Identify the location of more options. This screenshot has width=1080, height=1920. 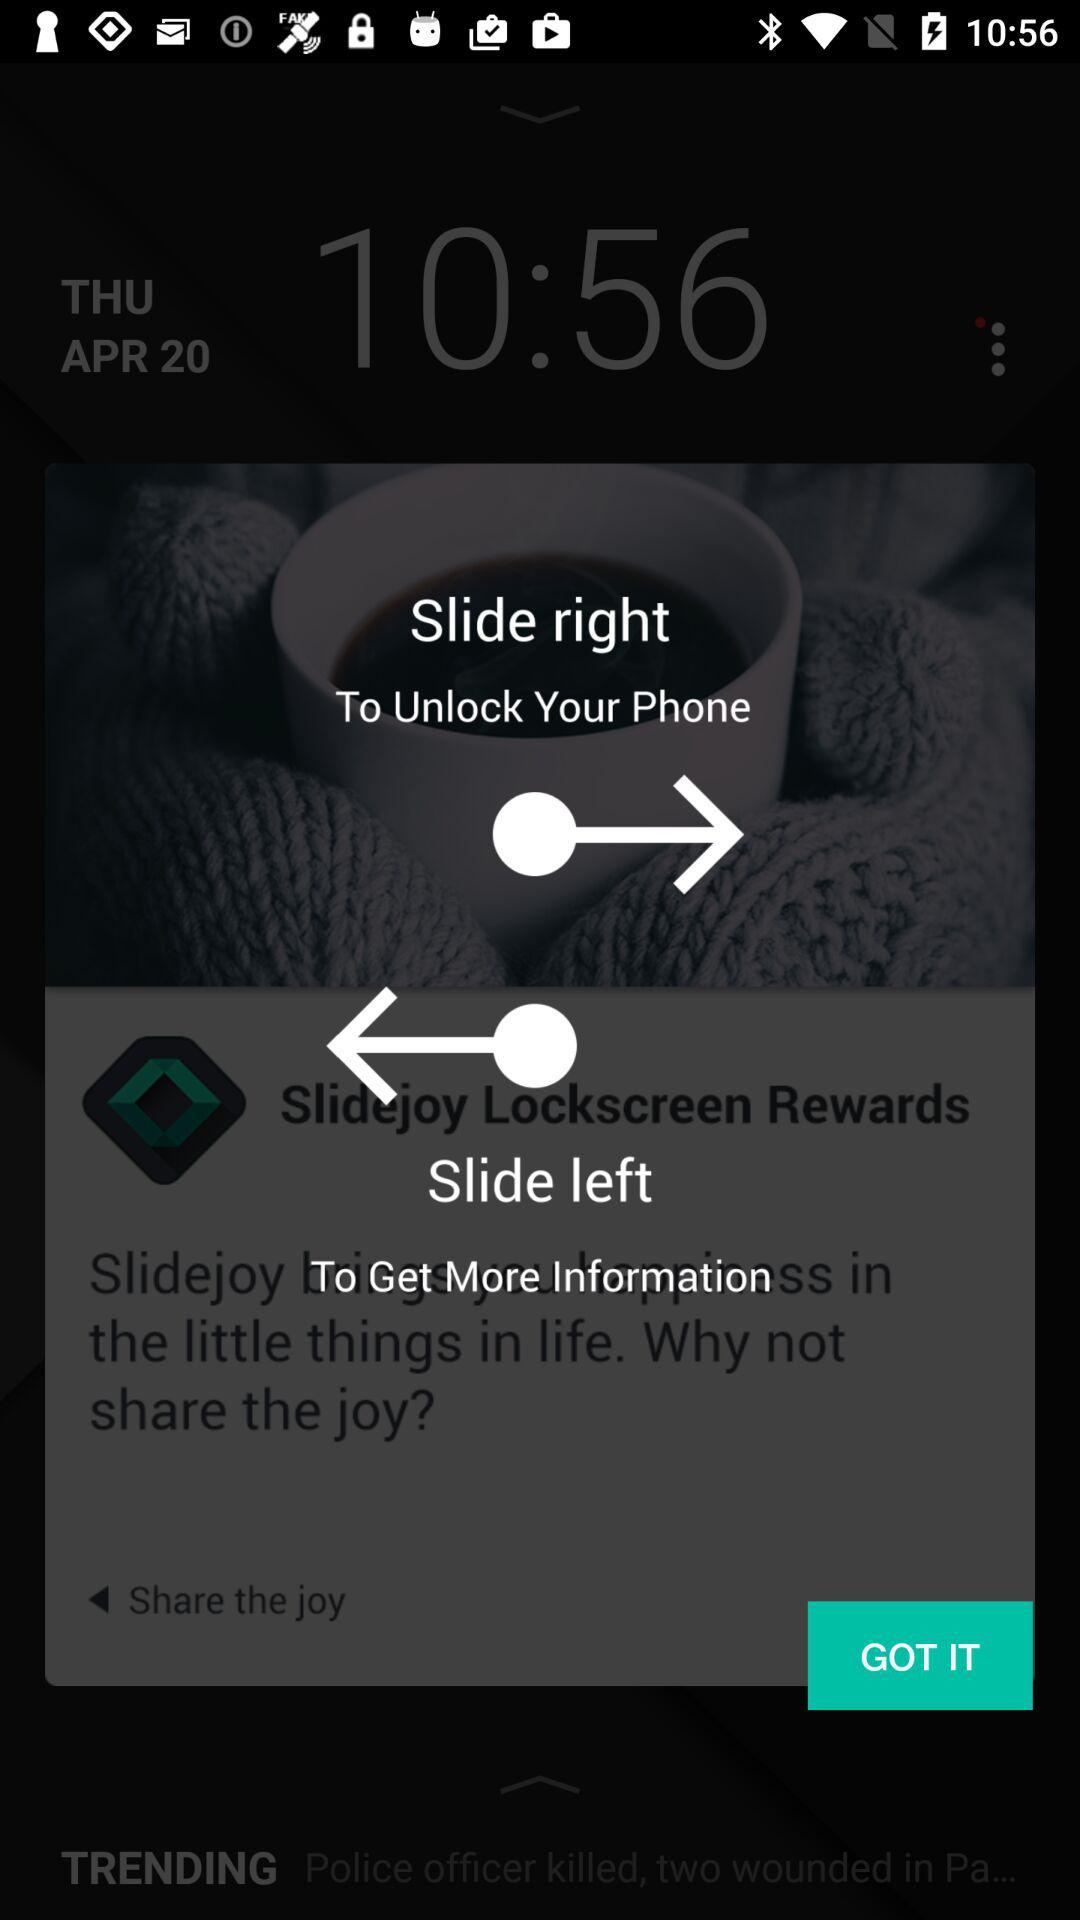
(979, 348).